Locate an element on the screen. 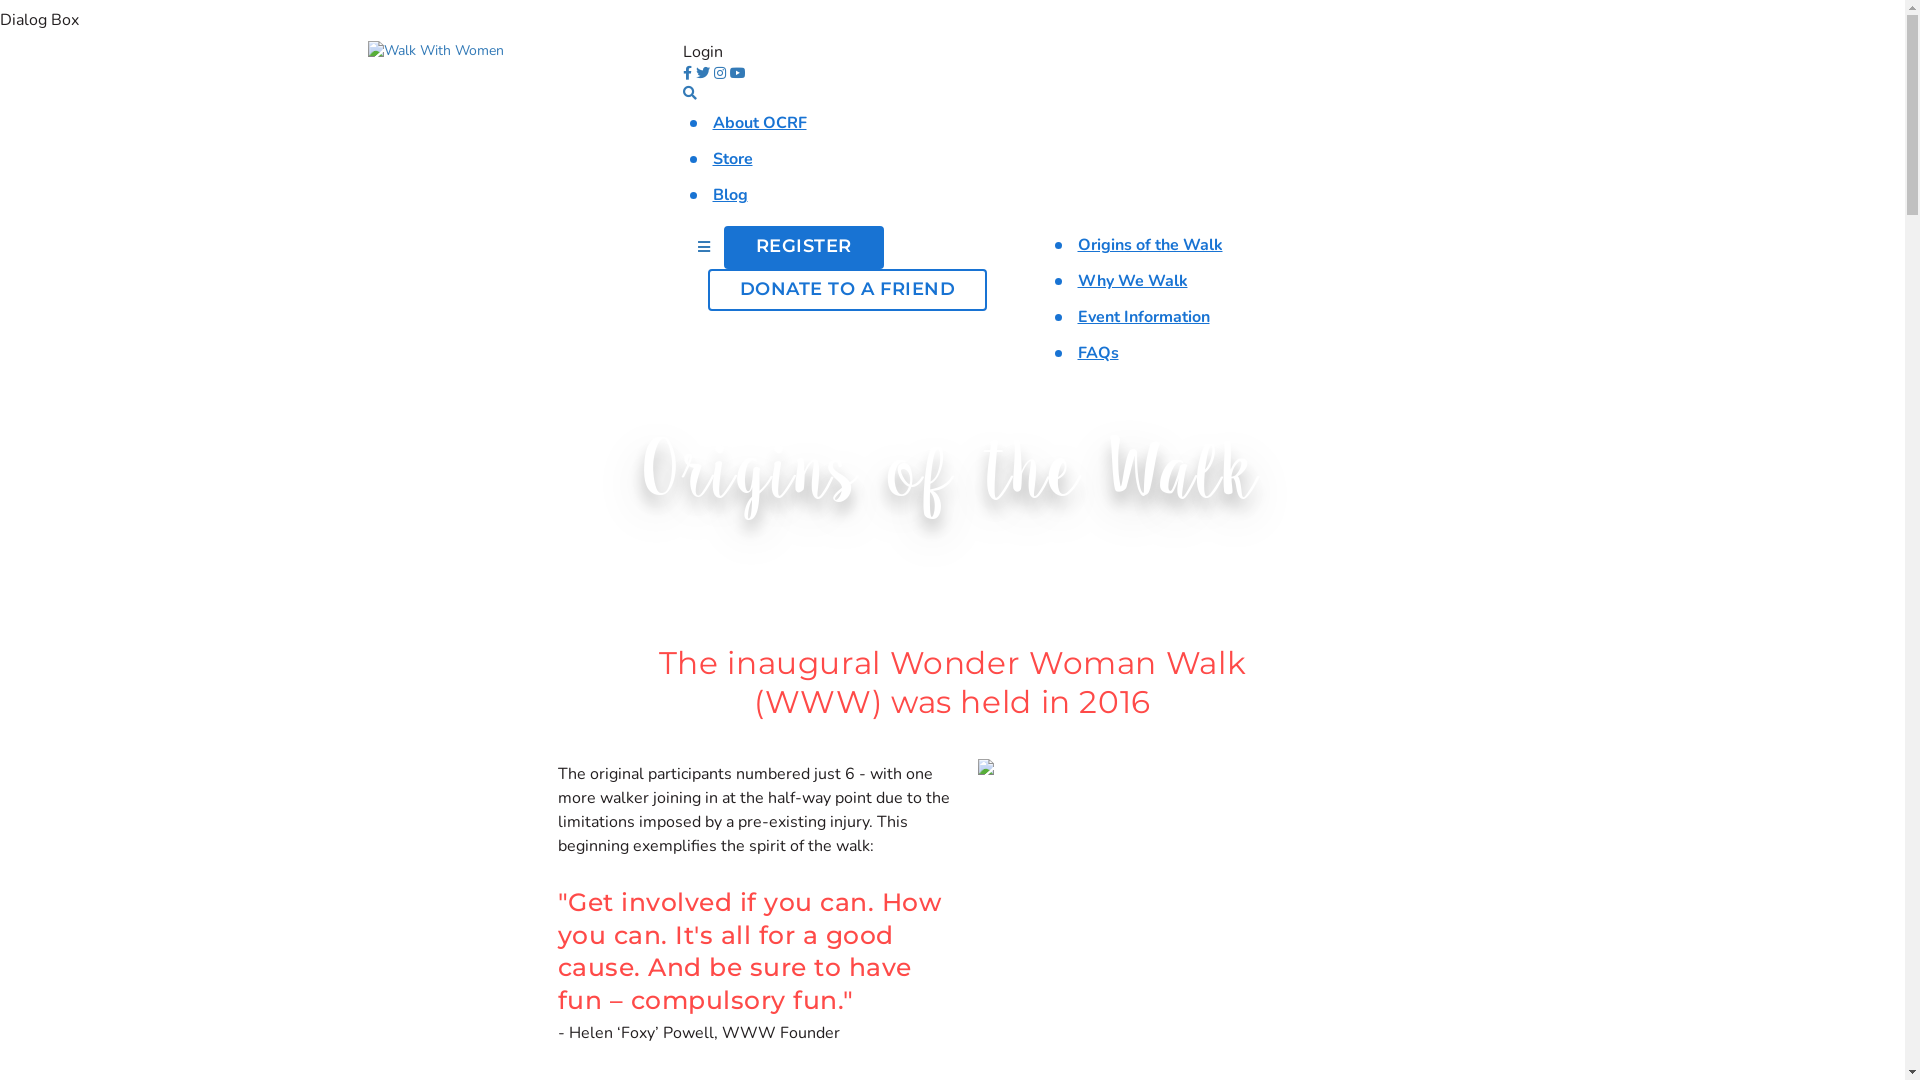  'Blog' is located at coordinates (728, 195).